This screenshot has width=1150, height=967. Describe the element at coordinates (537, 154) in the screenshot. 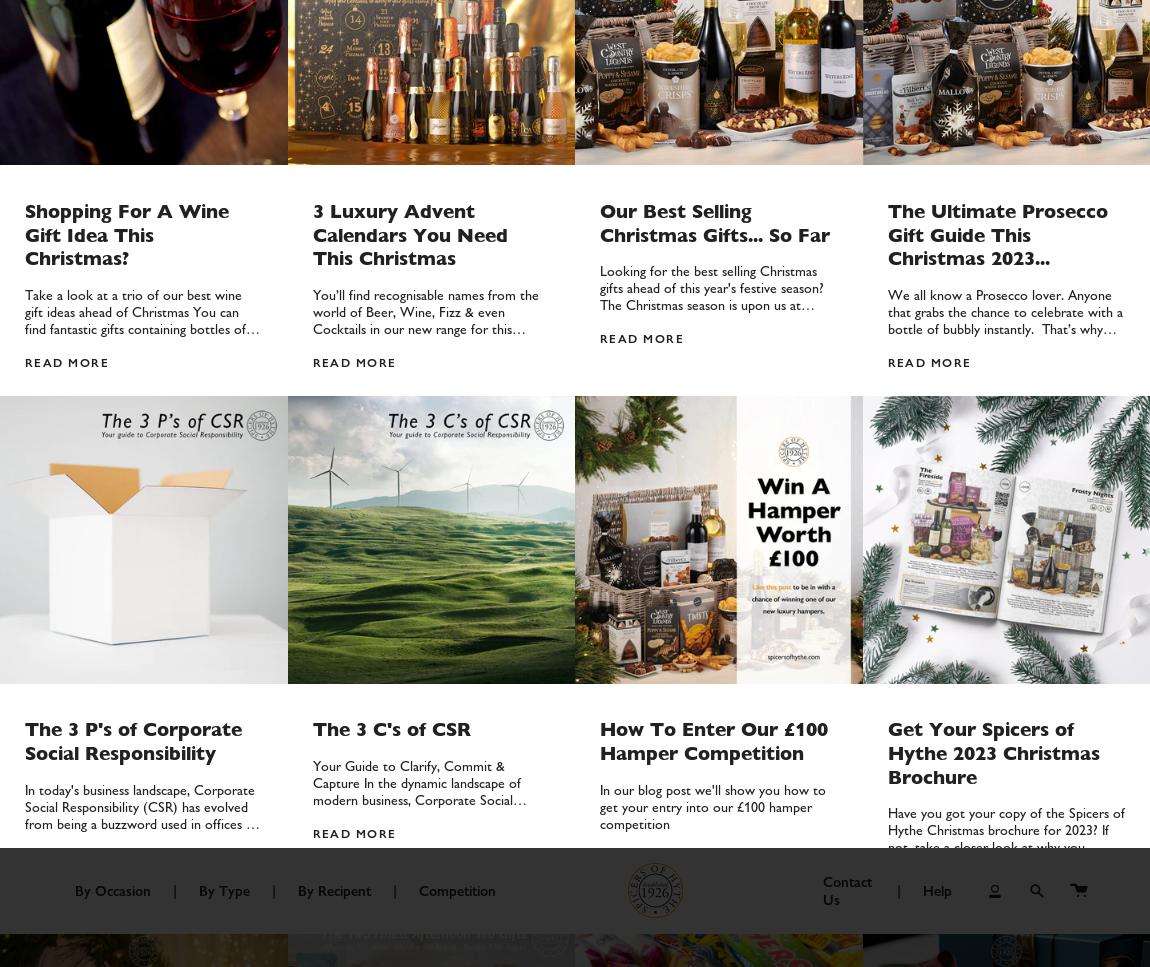

I see `'For Granny'` at that location.